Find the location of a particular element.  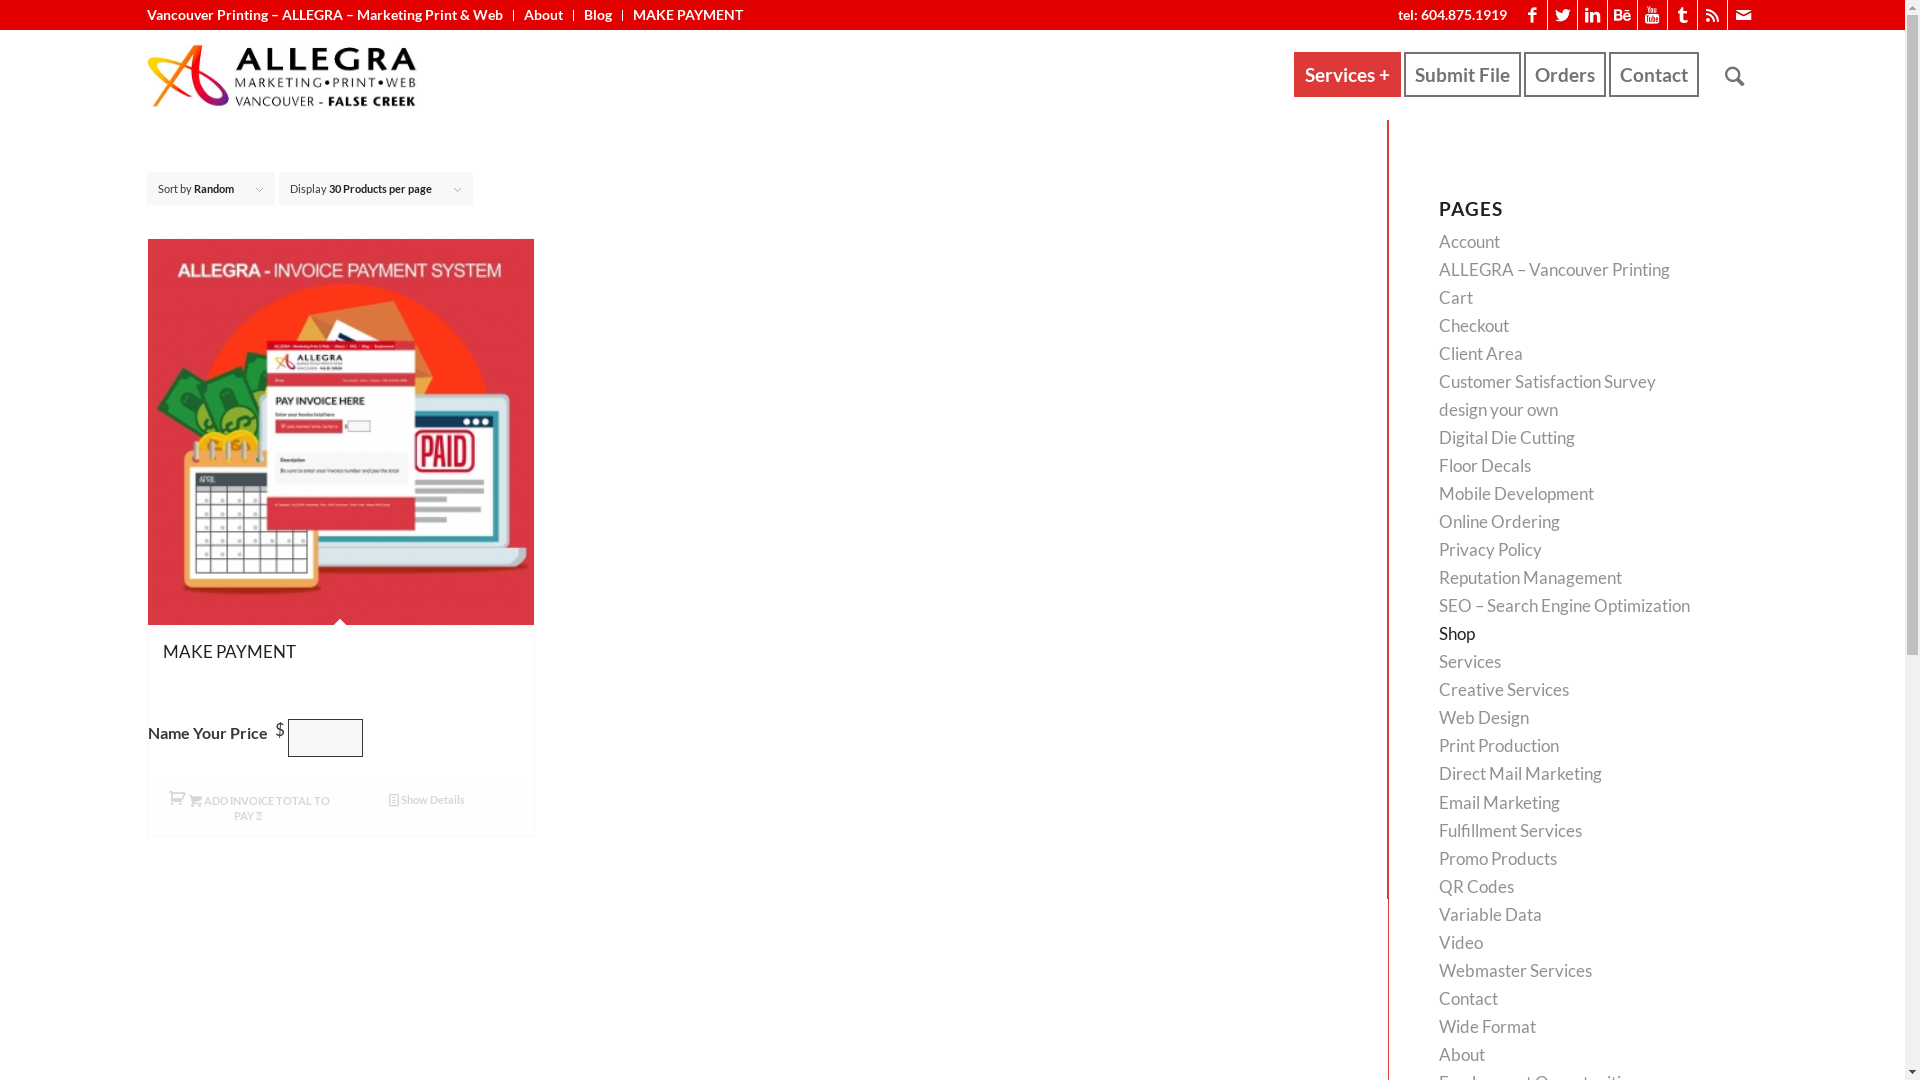

'Client Area' is located at coordinates (1481, 352).